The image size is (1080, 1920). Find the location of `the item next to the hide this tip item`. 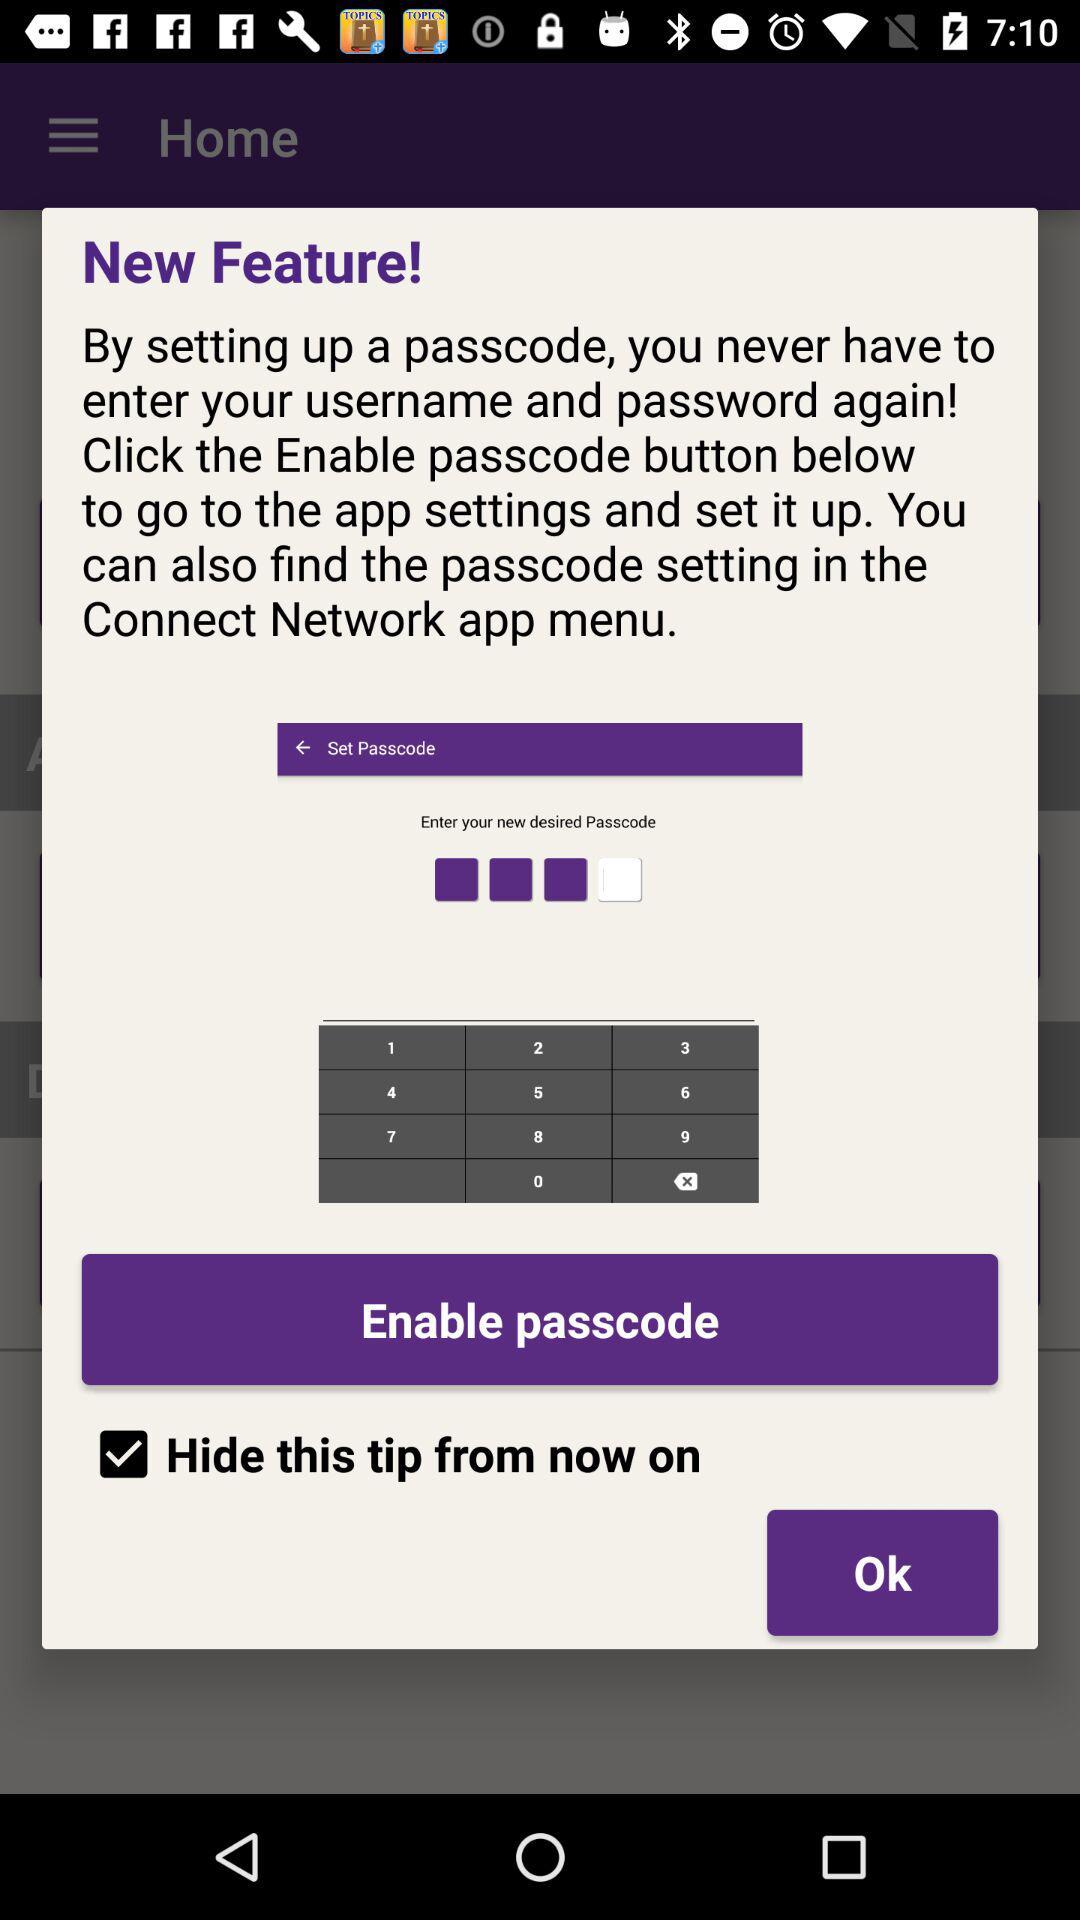

the item next to the hide this tip item is located at coordinates (881, 1571).